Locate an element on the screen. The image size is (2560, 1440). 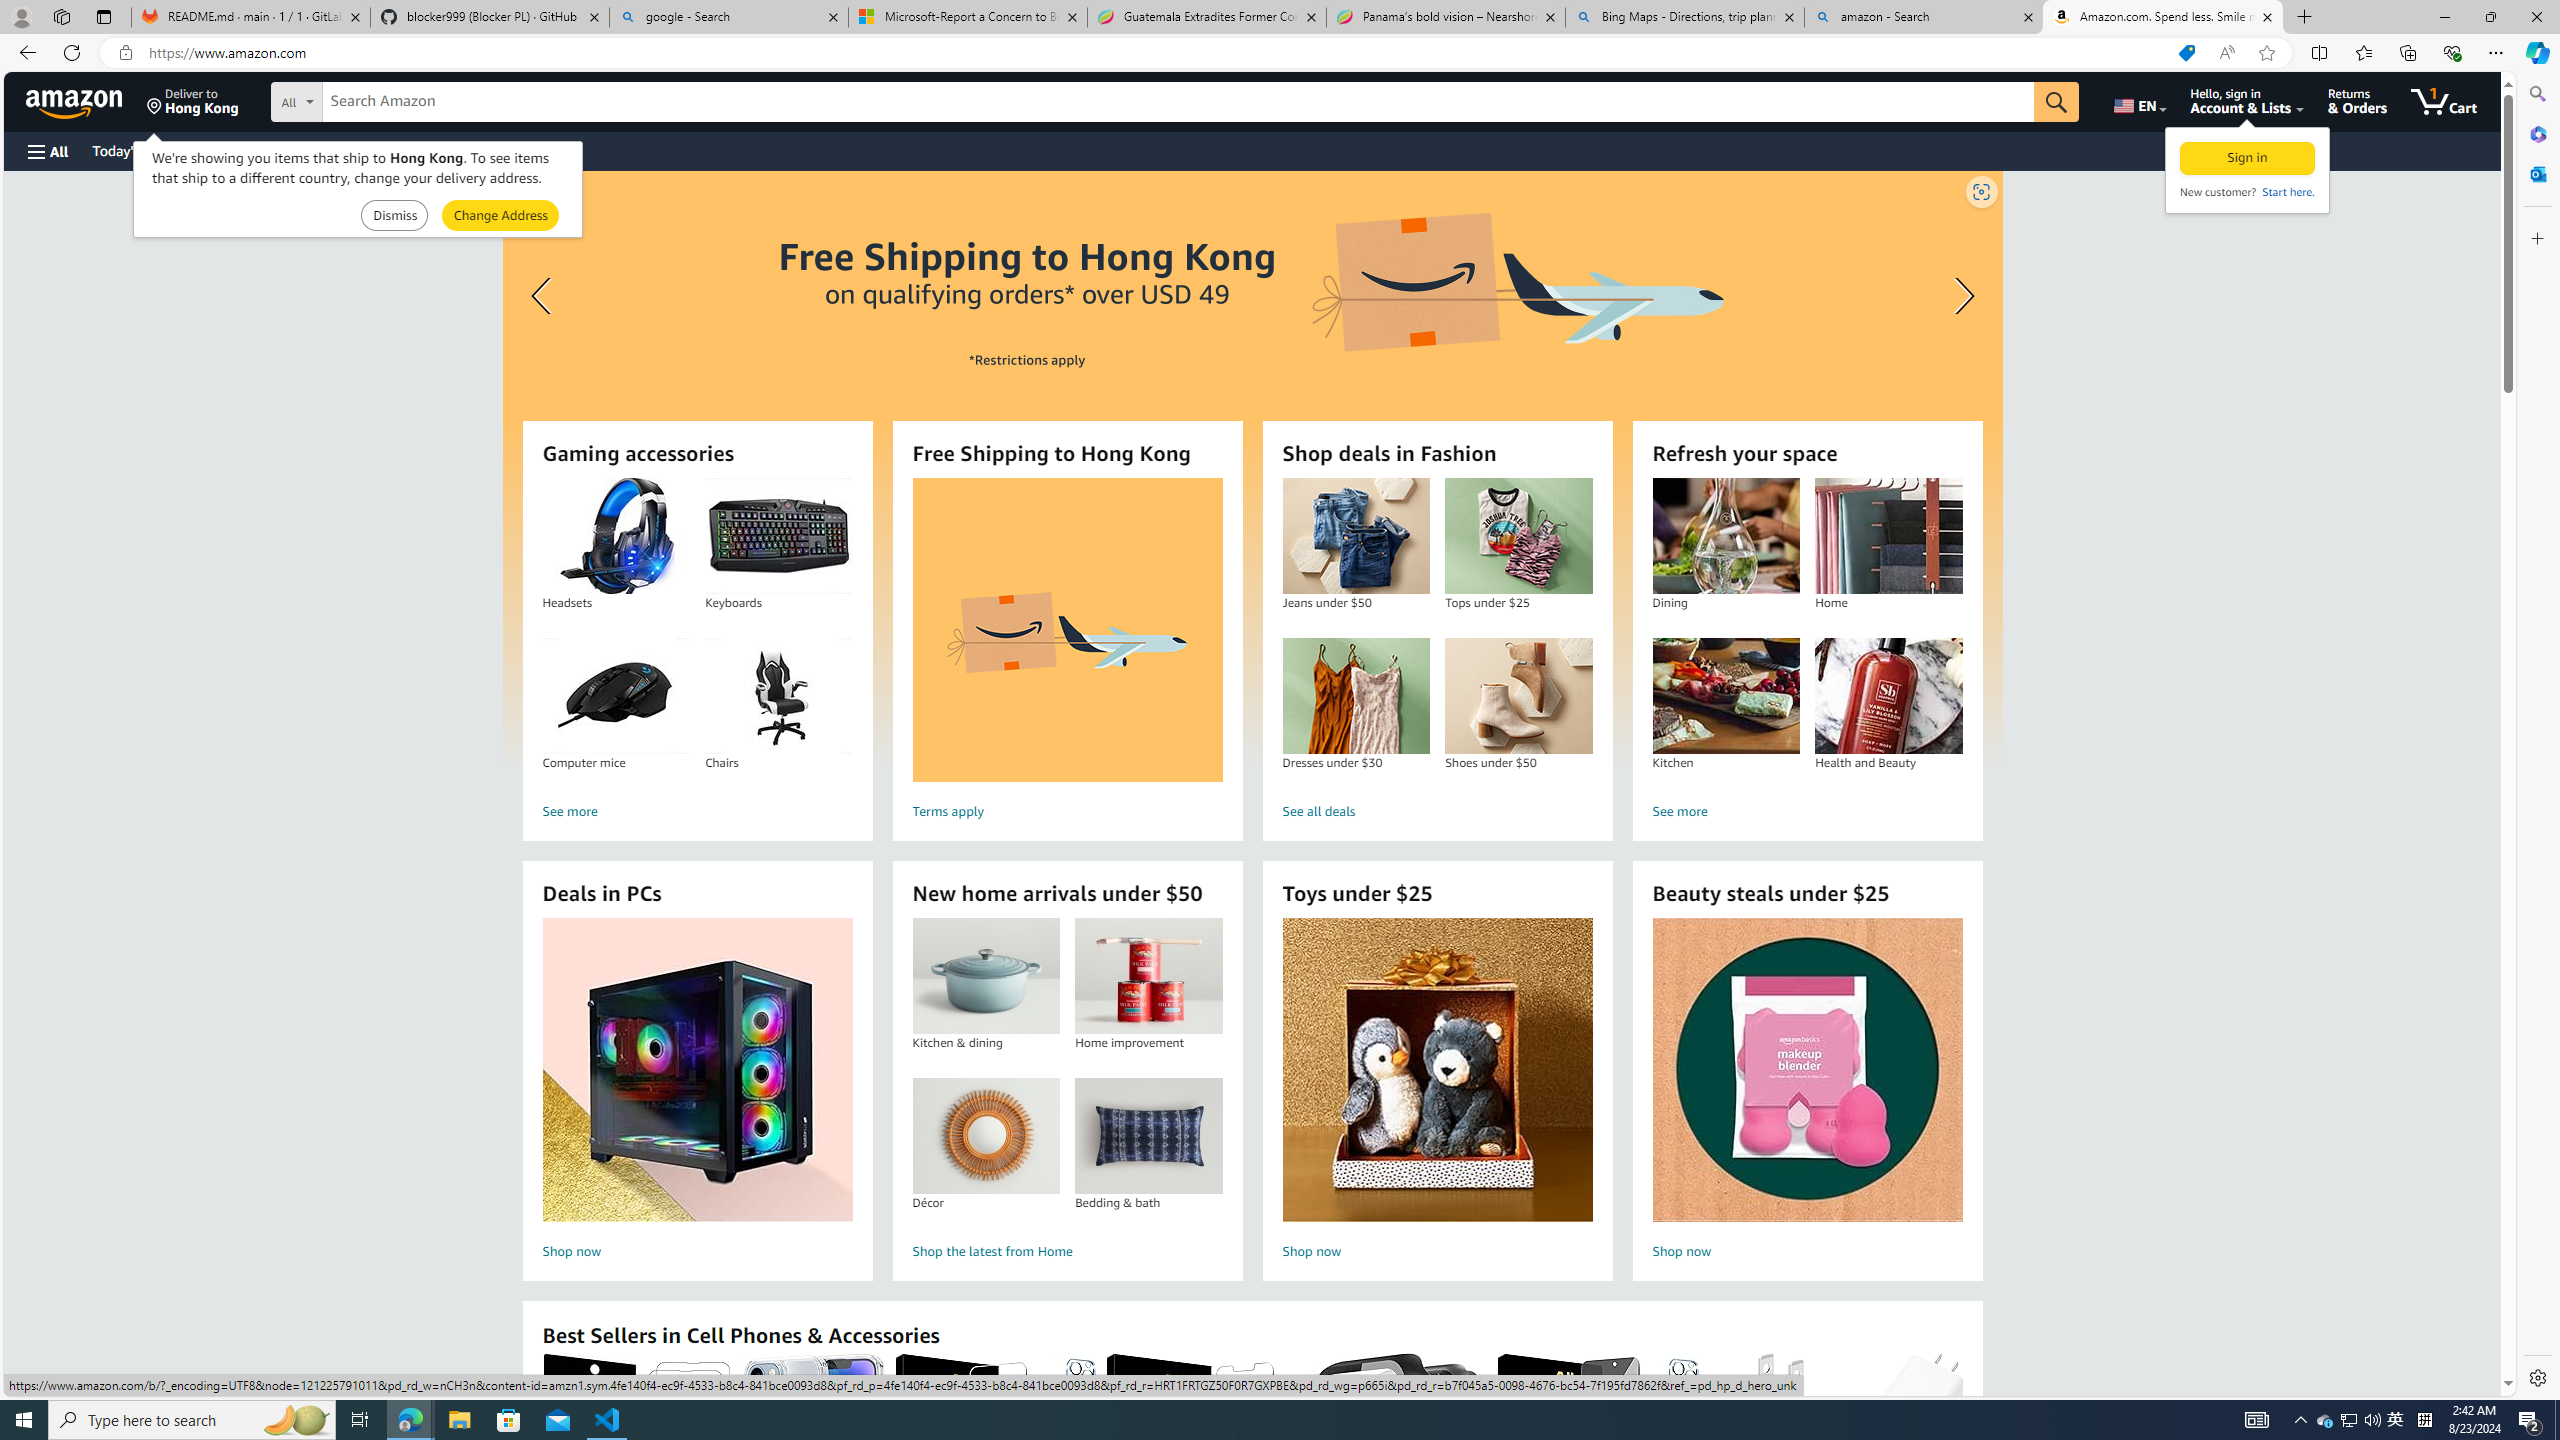
'Home improvement' is located at coordinates (1149, 976).